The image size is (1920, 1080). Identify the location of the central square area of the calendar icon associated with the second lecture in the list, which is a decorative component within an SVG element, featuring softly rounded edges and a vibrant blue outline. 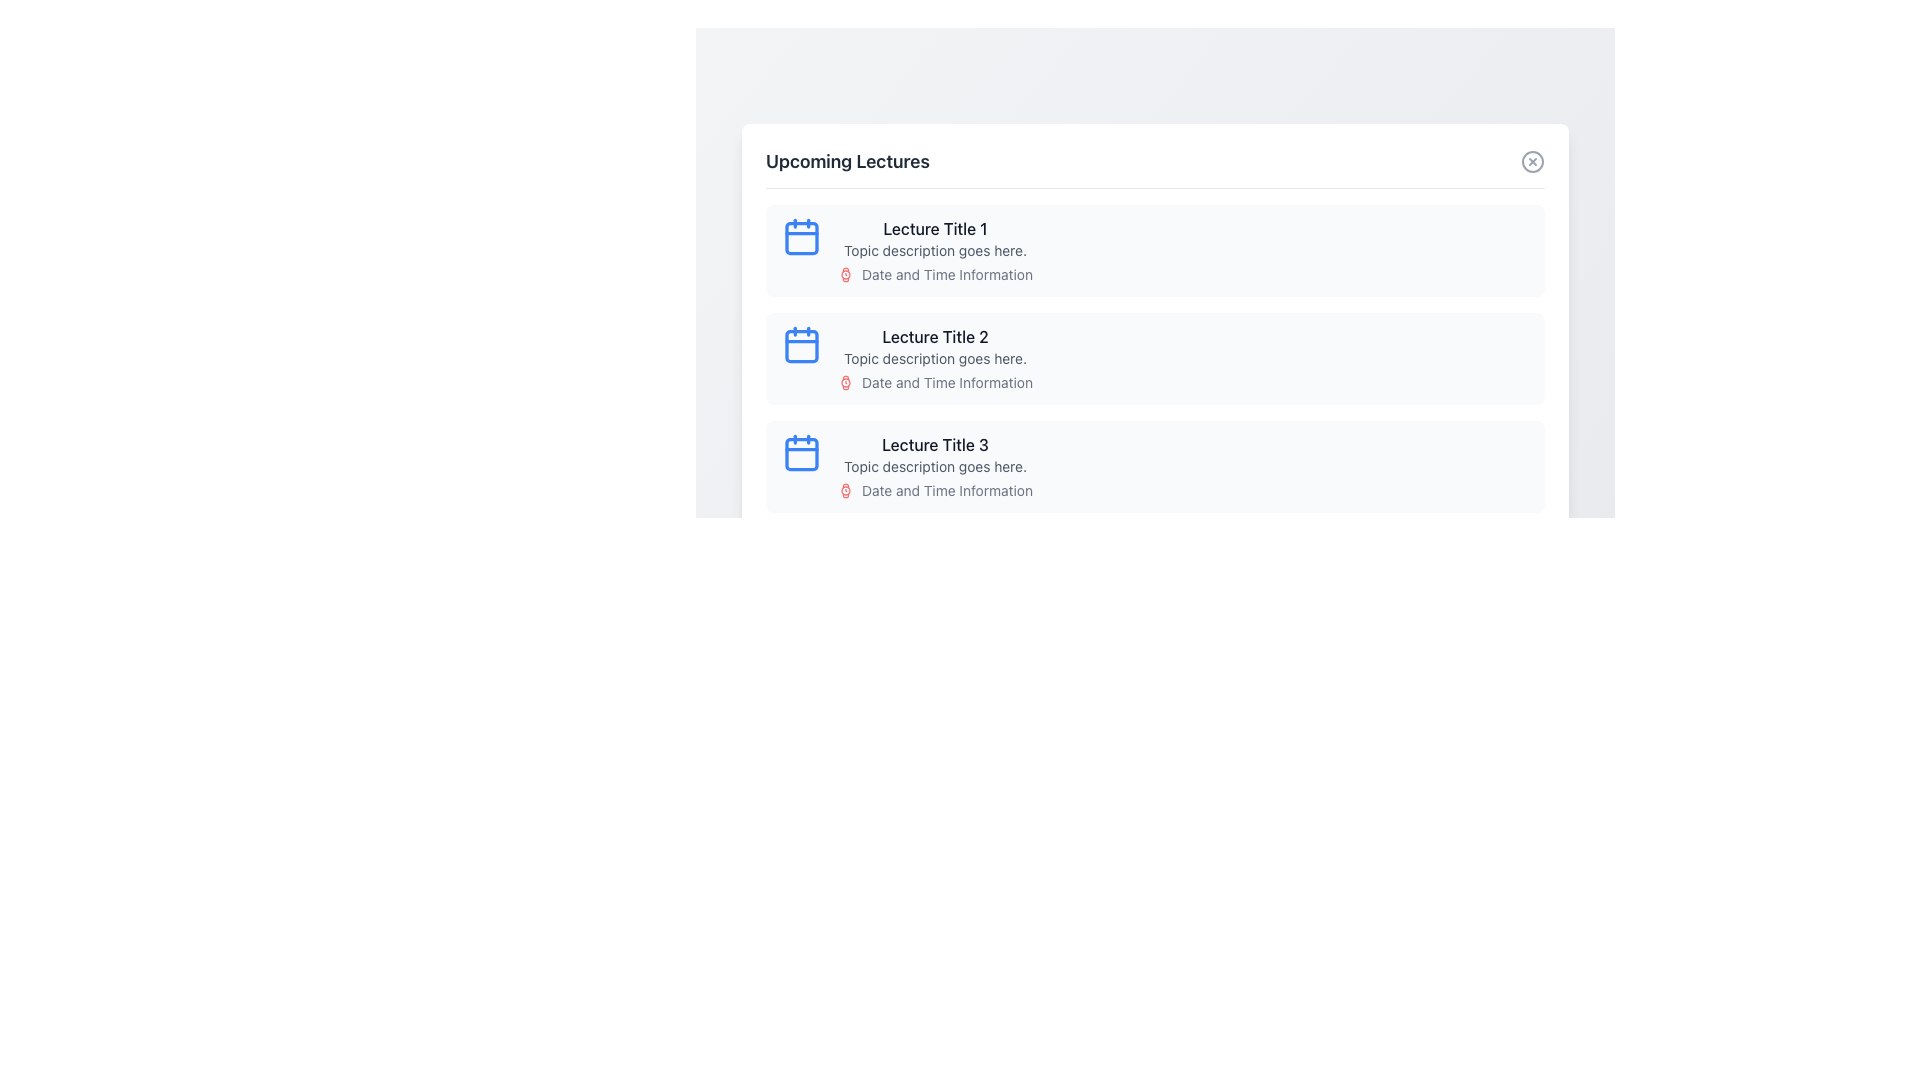
(801, 345).